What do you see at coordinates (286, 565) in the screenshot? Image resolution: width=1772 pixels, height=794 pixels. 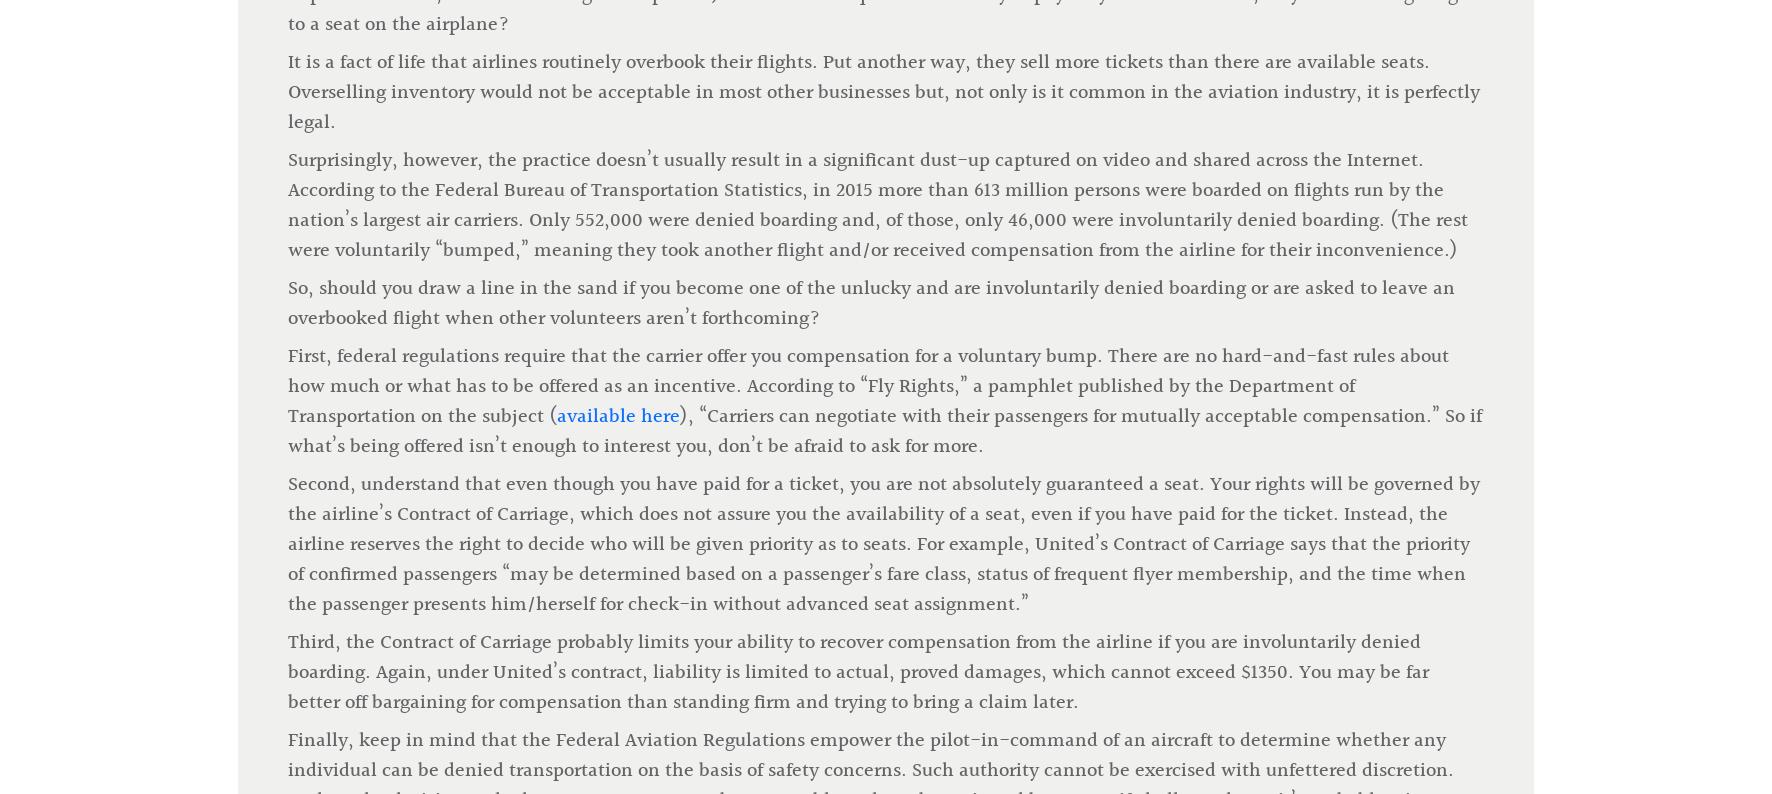 I see `'There’s little doubt that getting involuntarily bumped can disrupt travel plans and be distressing. No one wants to be forcibly deplaned. If this unfortunate situation befalls you, use your smartphone to check the contract of carriage and make sure that you are fully compensated, as is your right.'` at bounding box center [286, 565].